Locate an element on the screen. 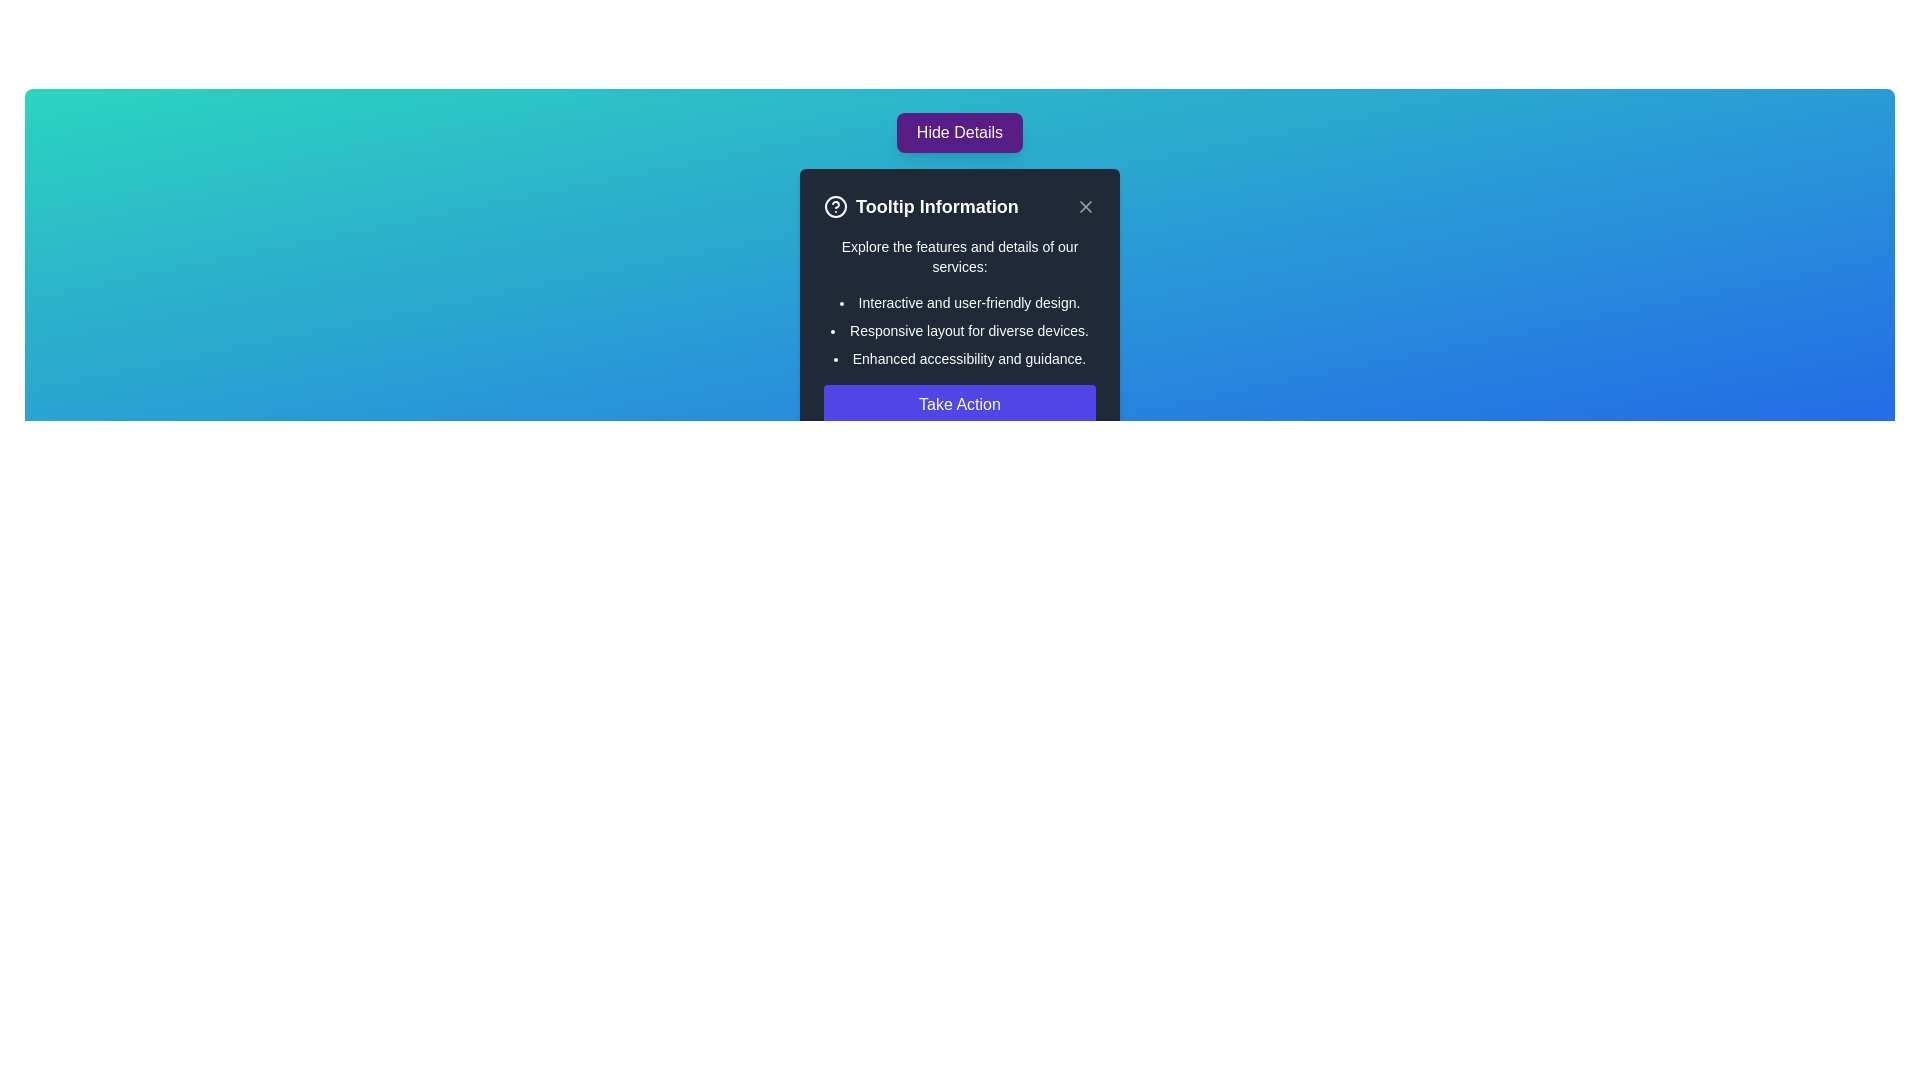 This screenshot has width=1920, height=1080. the close button located in the top-right corner of the 'Tooltip Information' panel is located at coordinates (1084, 207).